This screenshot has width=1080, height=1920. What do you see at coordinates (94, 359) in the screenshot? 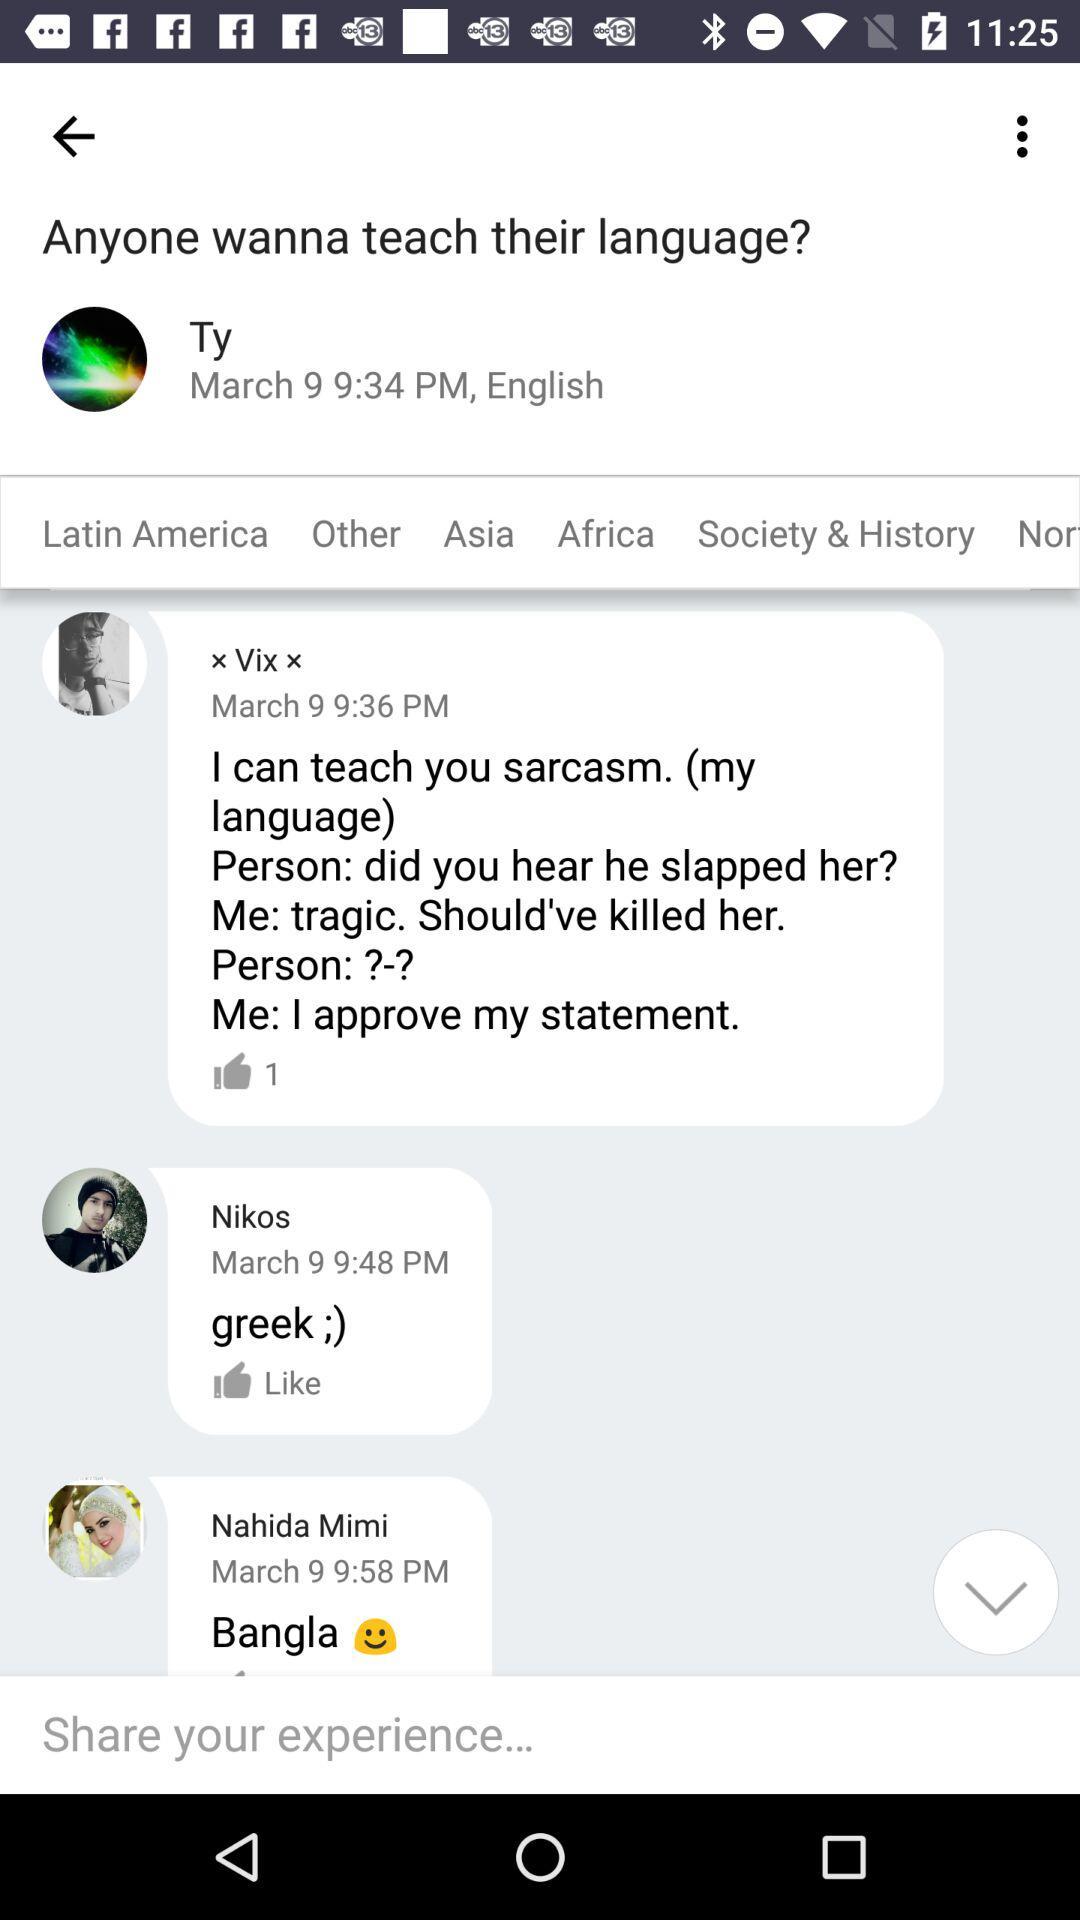
I see `user avatar` at bounding box center [94, 359].